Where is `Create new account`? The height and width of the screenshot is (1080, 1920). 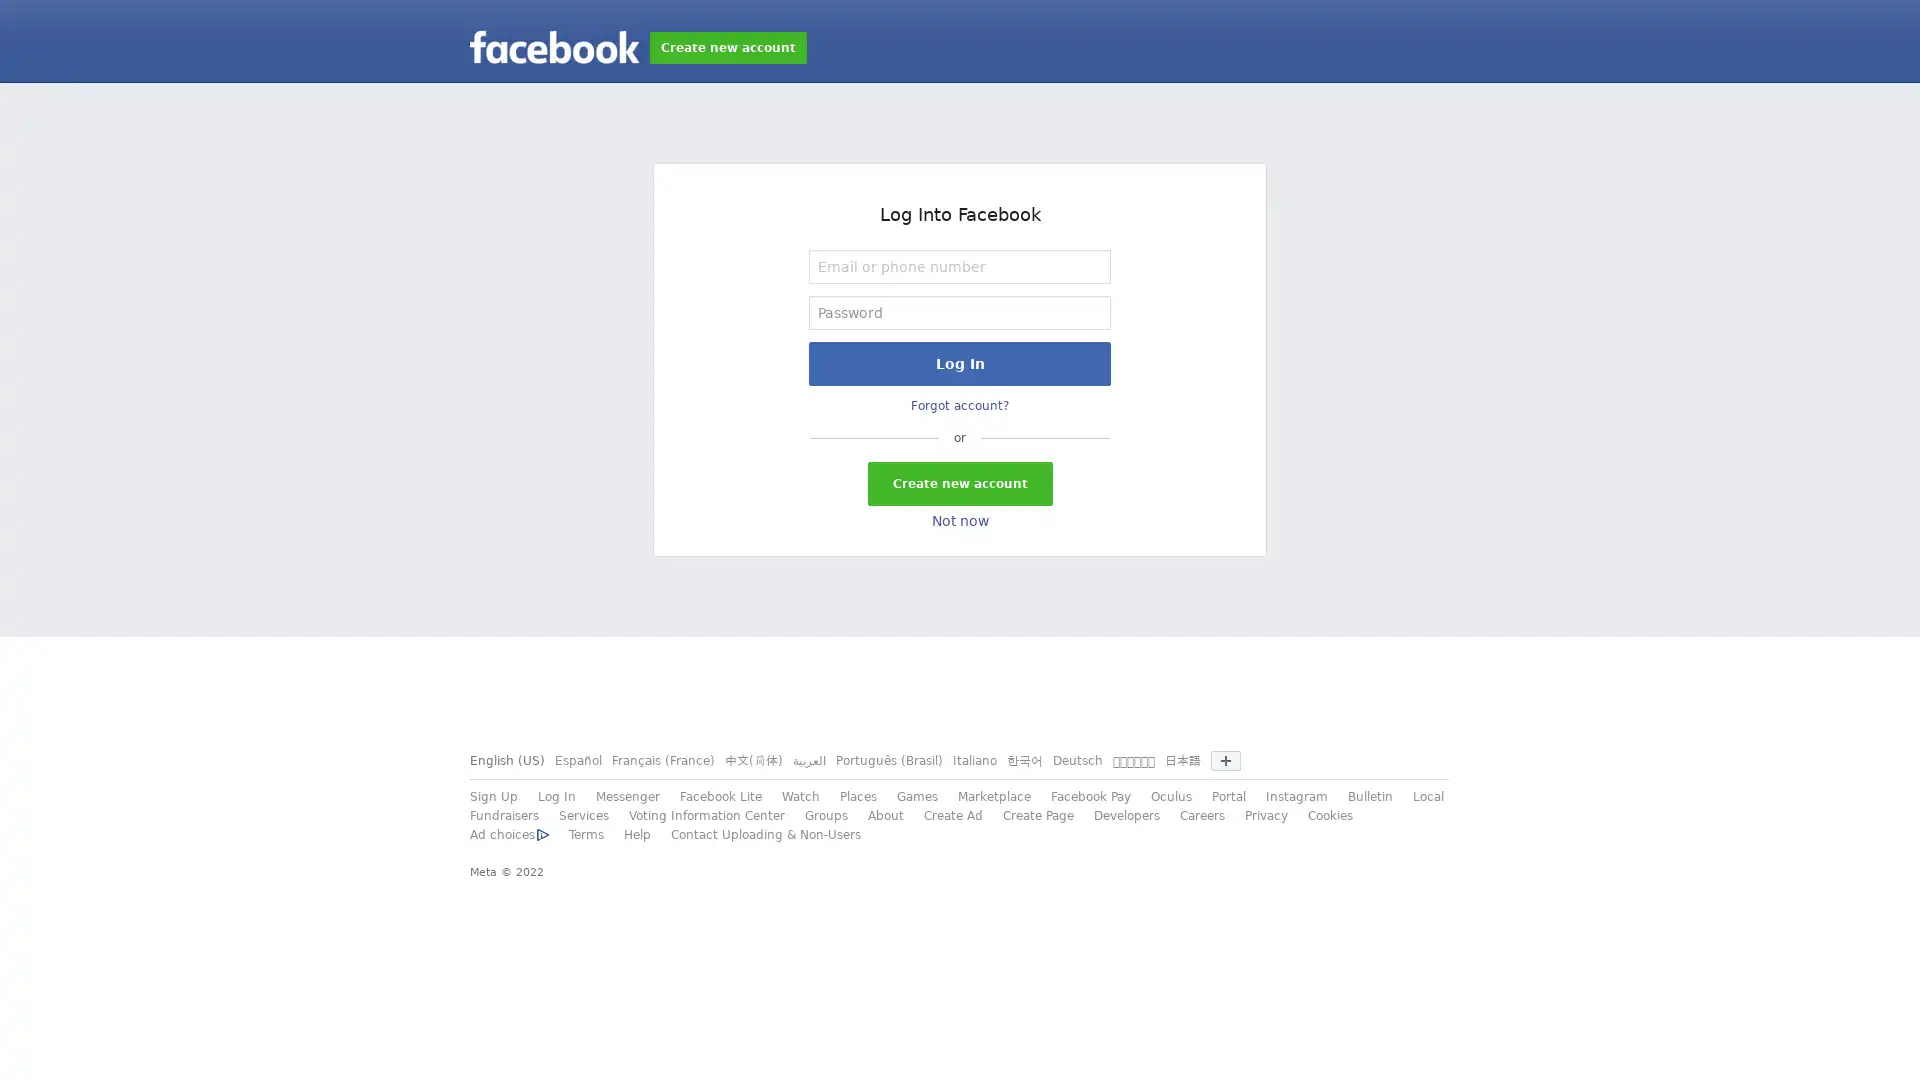 Create new account is located at coordinates (727, 46).